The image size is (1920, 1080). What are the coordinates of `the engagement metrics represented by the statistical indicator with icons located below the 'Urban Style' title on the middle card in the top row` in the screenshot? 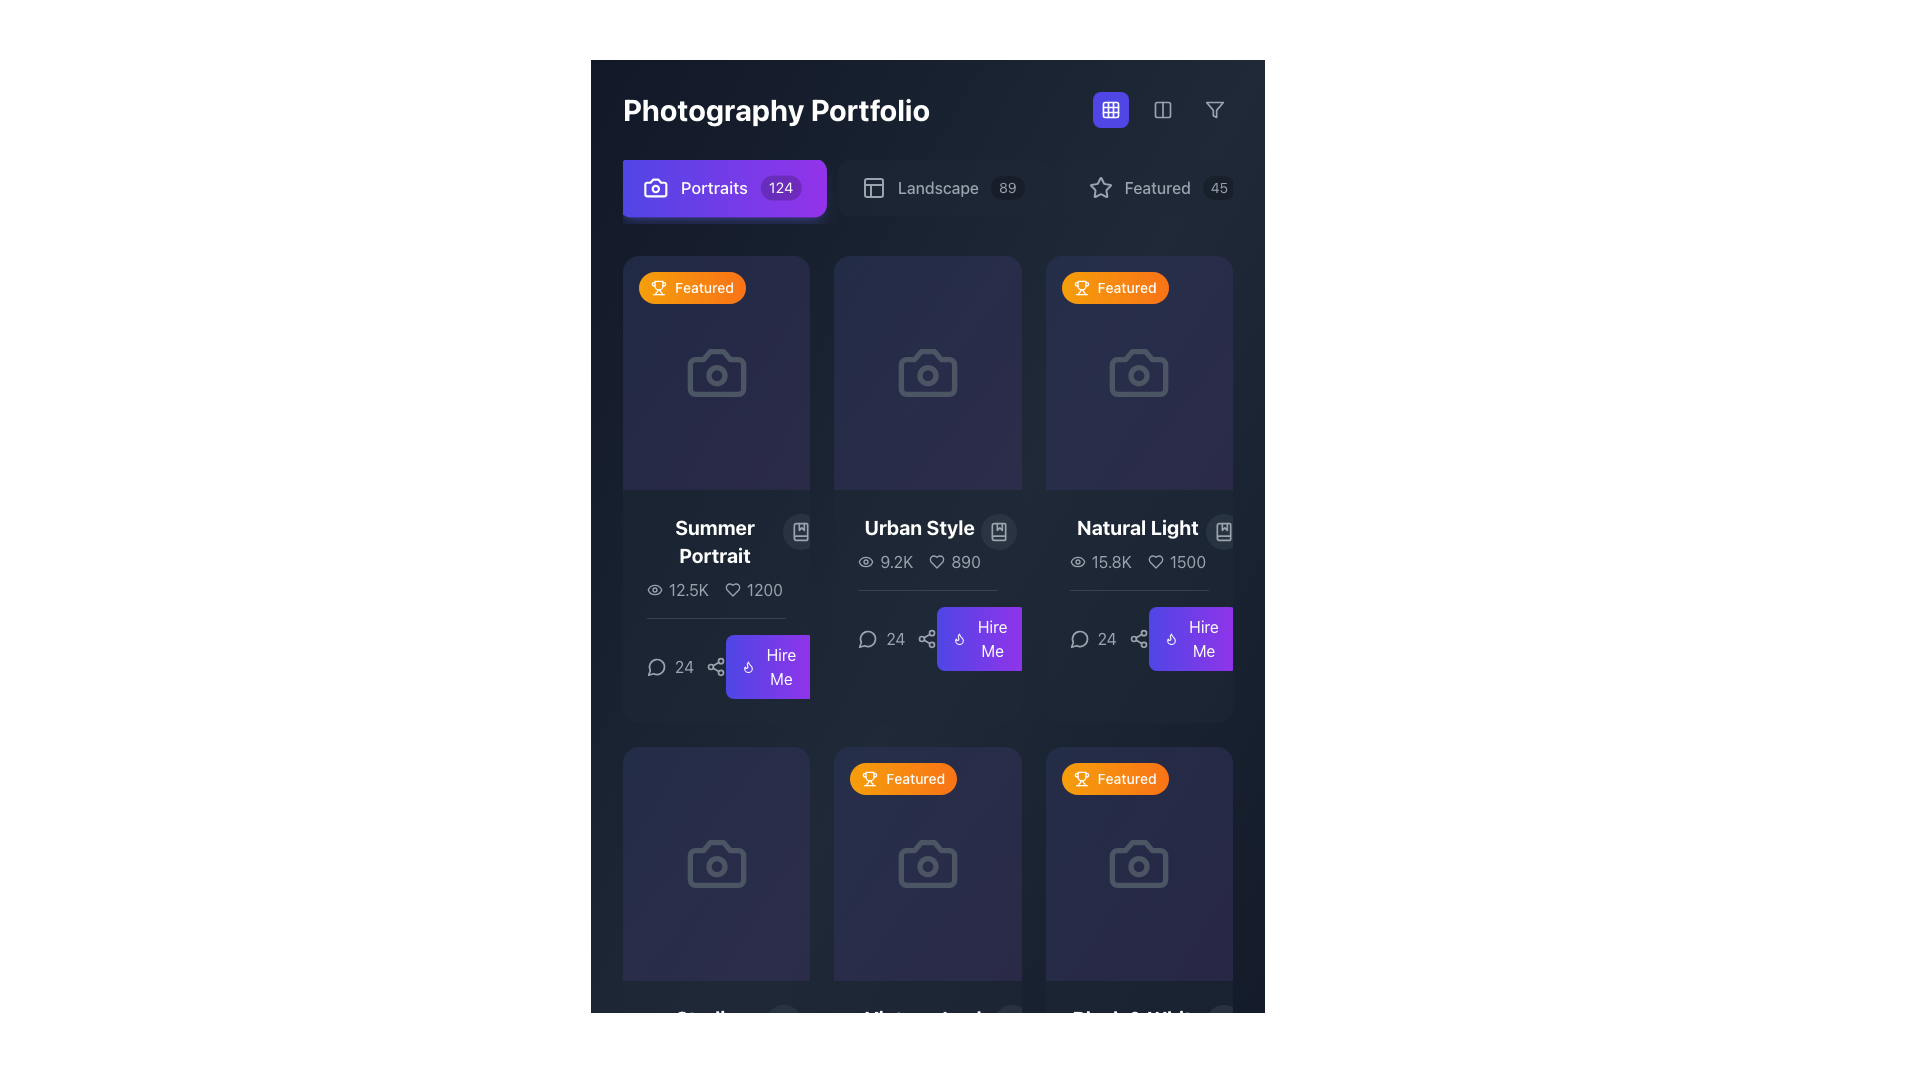 It's located at (918, 562).